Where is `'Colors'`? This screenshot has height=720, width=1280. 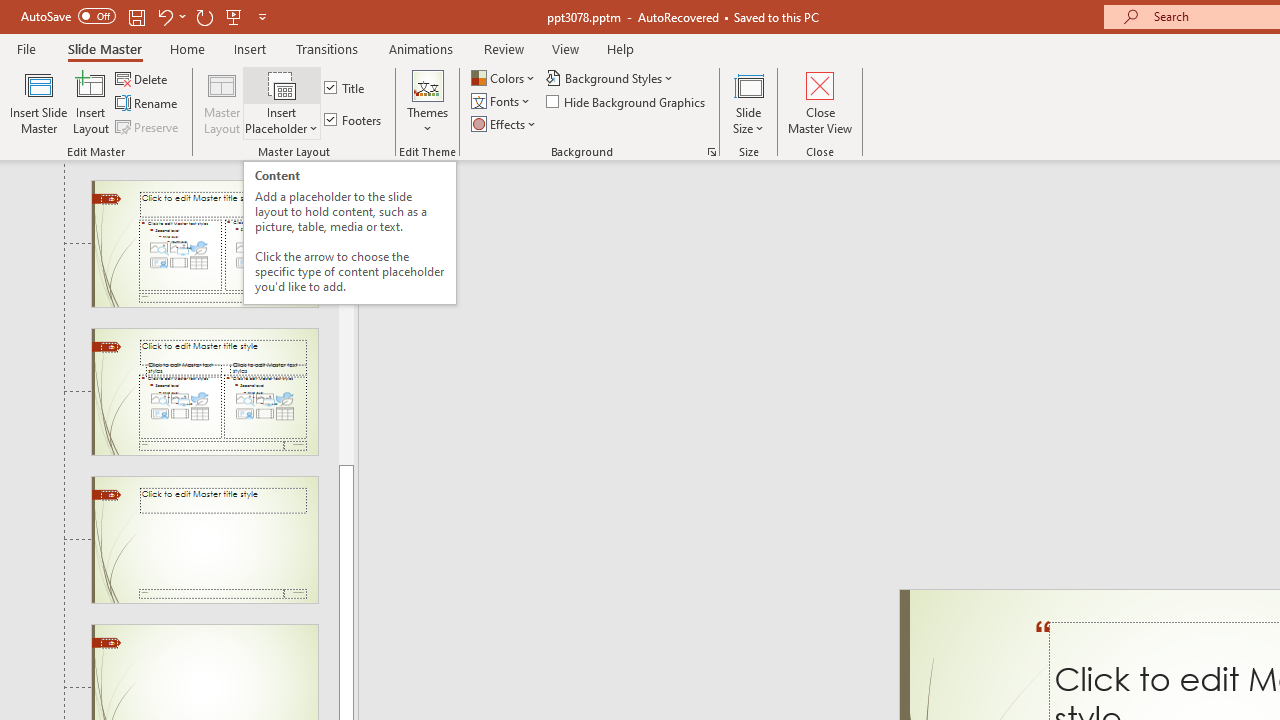 'Colors' is located at coordinates (504, 77).